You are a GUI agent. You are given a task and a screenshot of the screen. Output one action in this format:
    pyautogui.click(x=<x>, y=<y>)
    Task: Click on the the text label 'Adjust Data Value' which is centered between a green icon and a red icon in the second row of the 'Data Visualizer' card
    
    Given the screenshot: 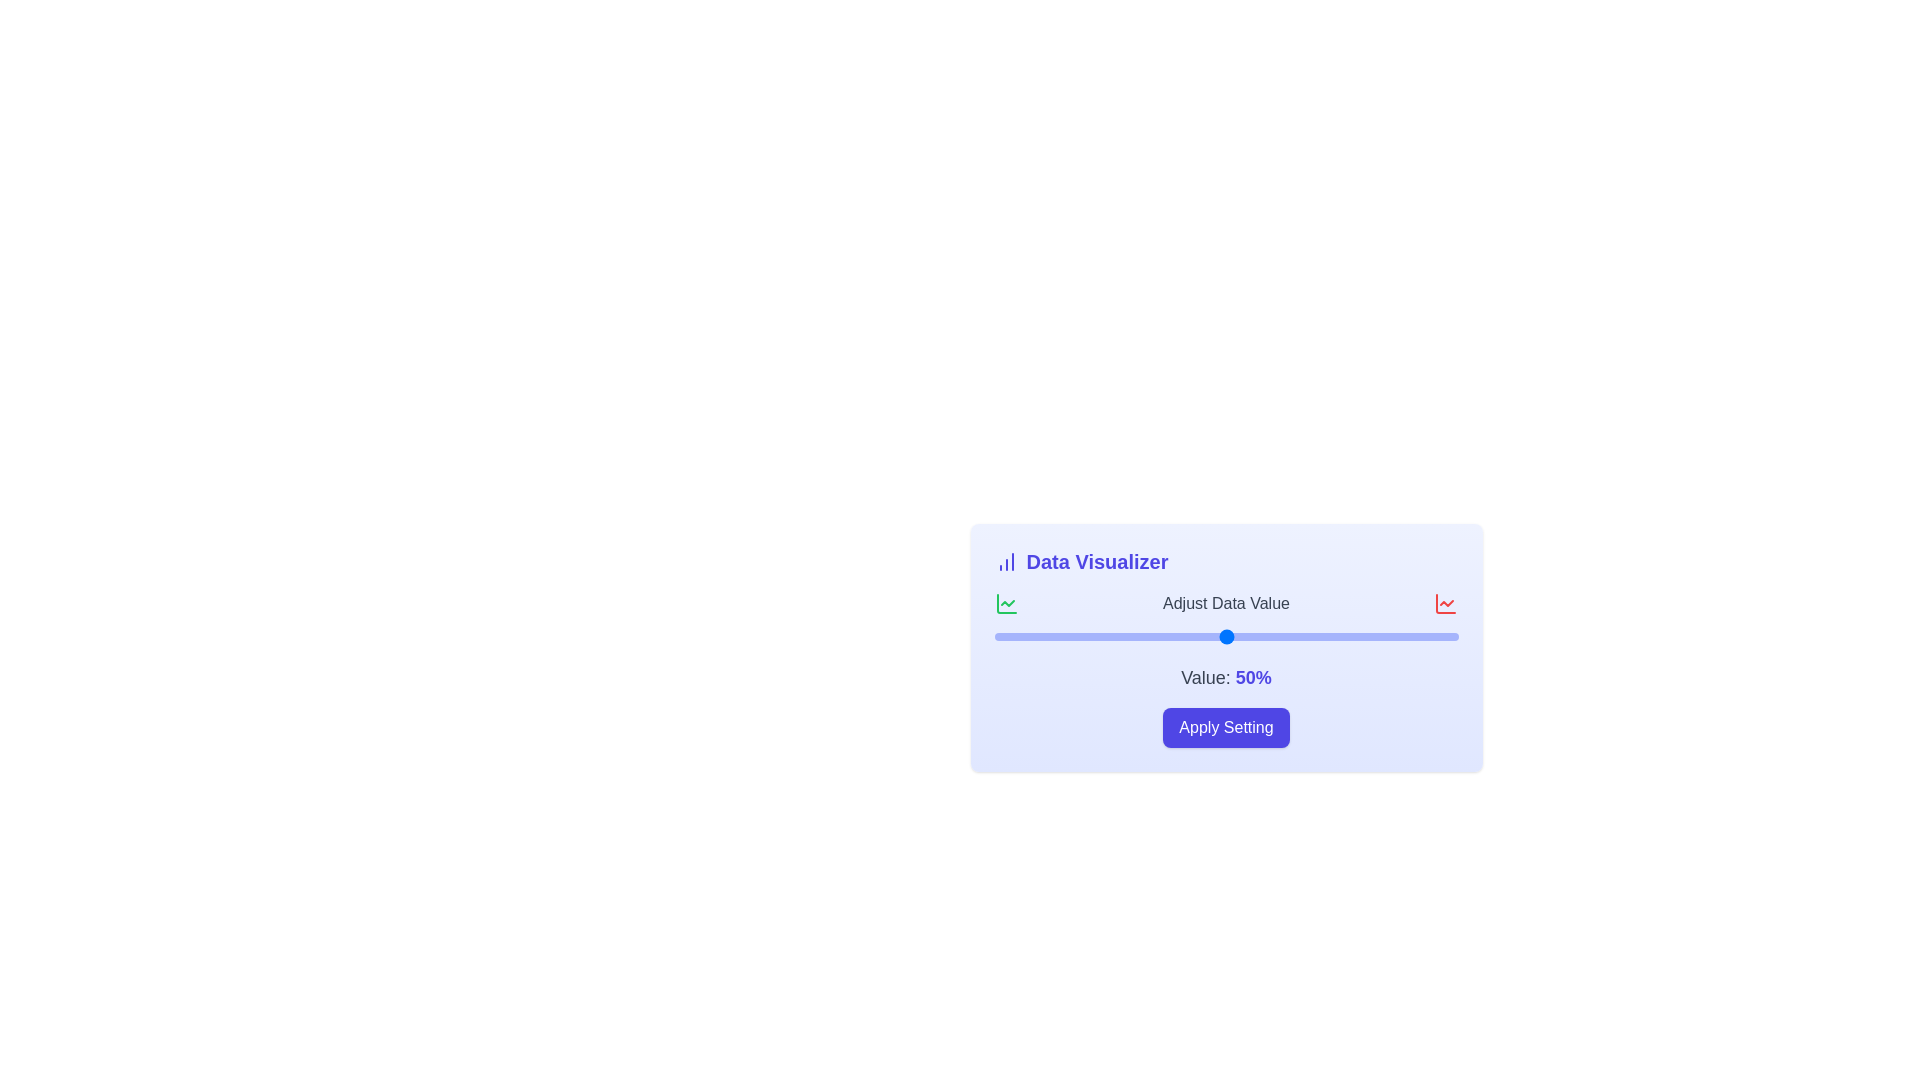 What is the action you would take?
    pyautogui.click(x=1225, y=603)
    